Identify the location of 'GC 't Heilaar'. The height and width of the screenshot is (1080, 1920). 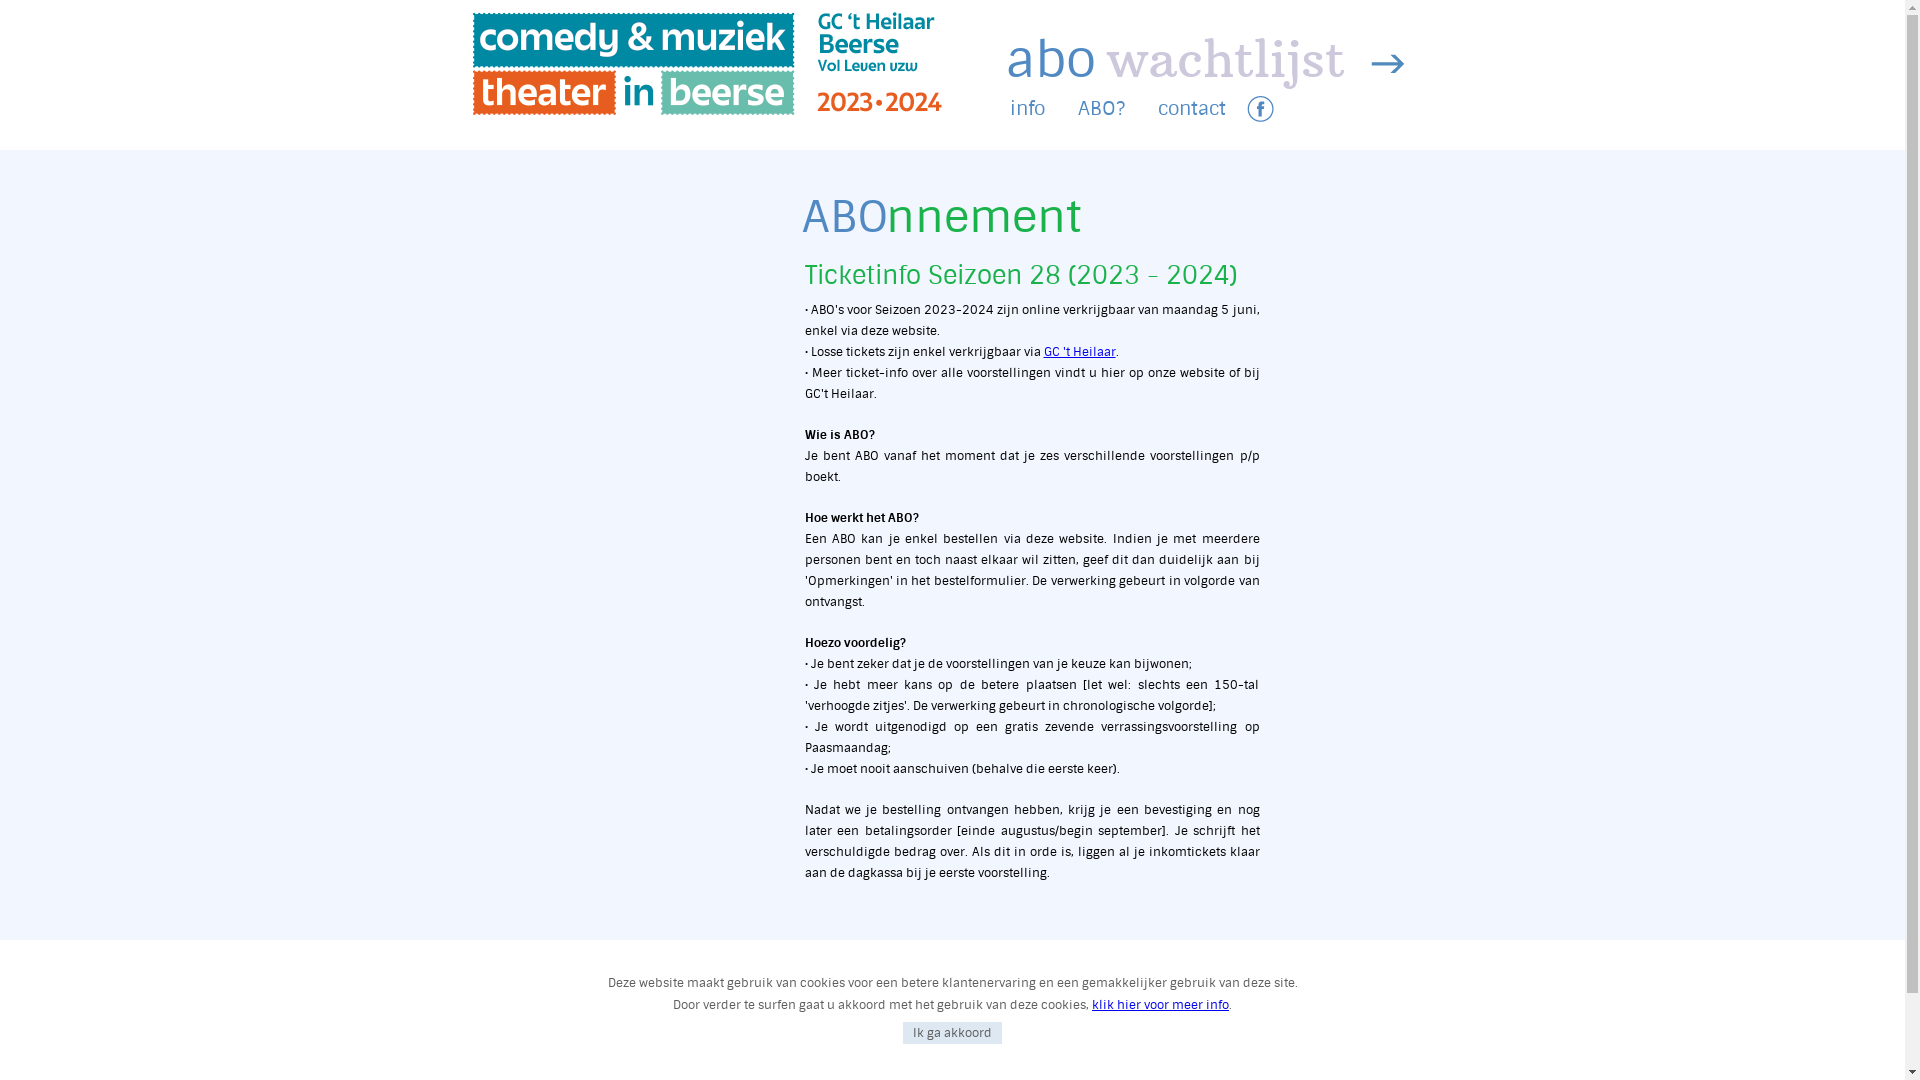
(1079, 350).